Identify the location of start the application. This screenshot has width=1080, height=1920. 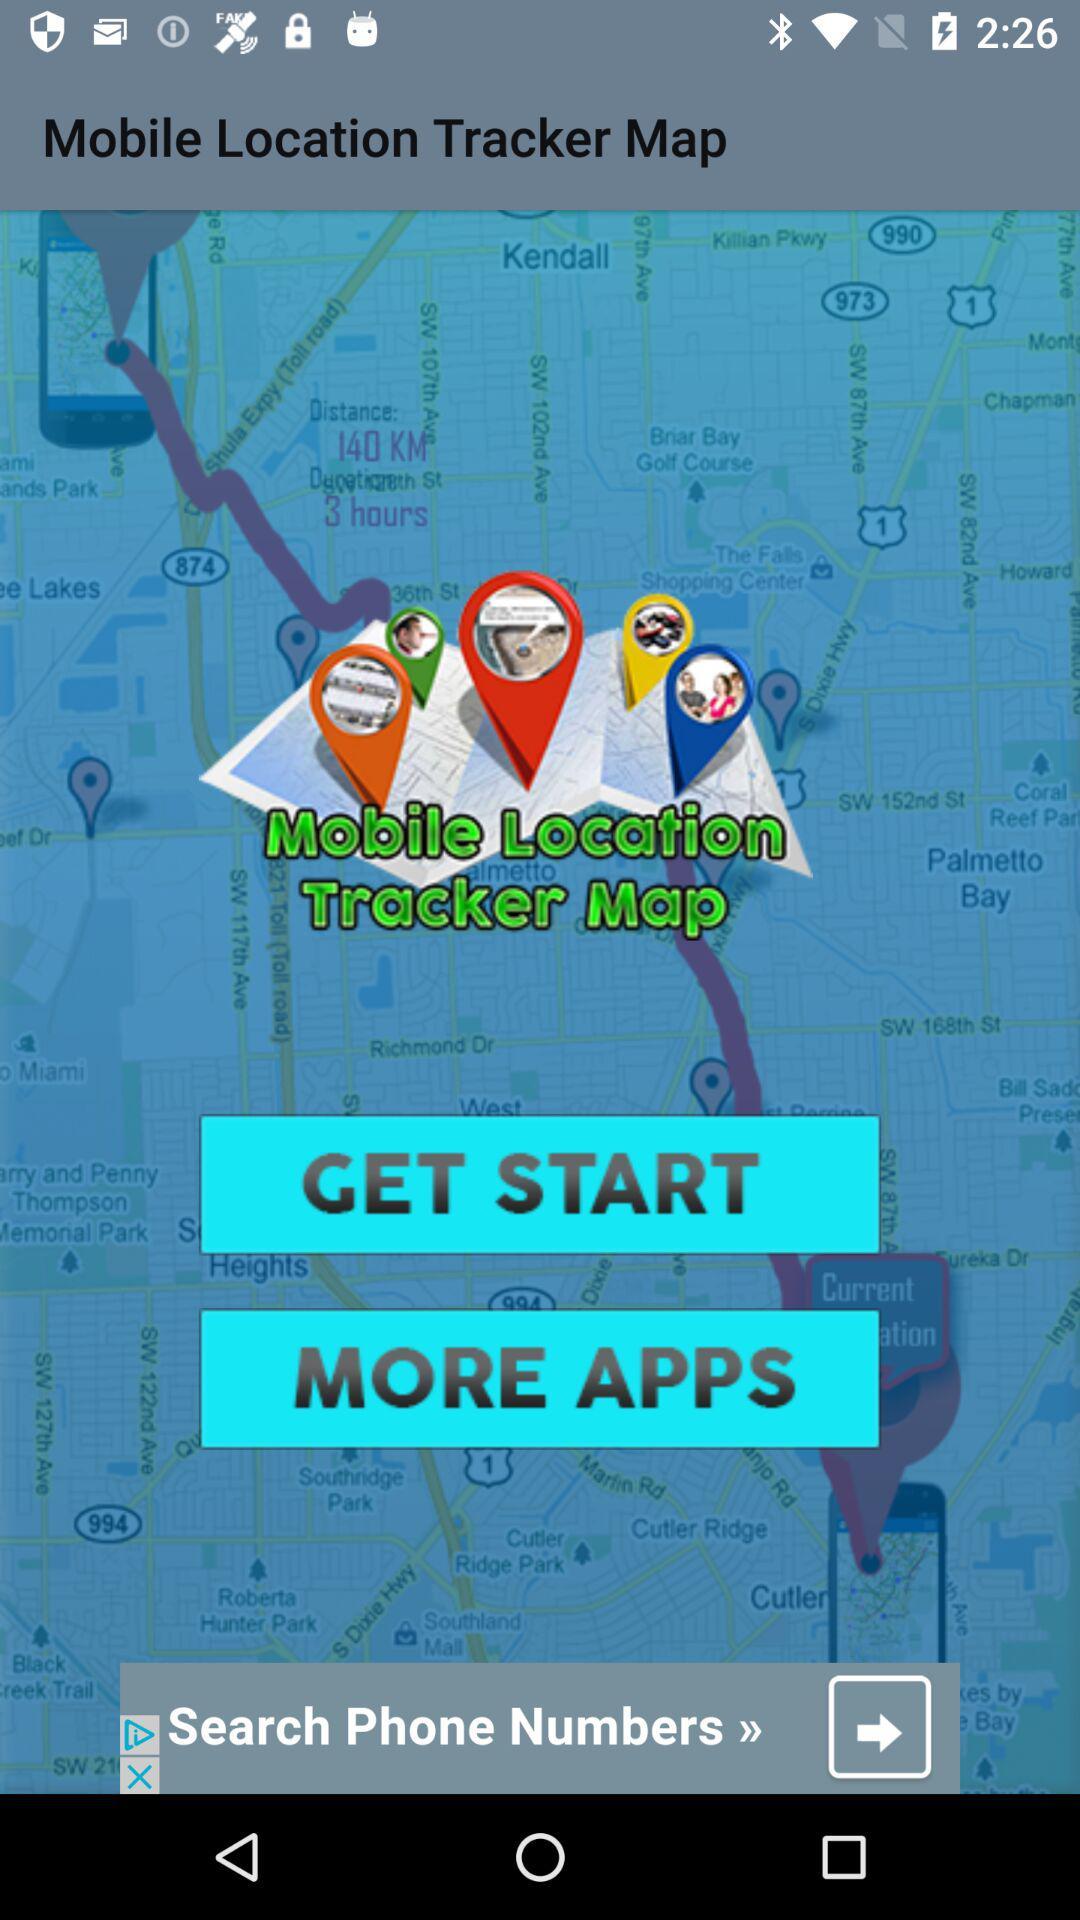
(540, 1184).